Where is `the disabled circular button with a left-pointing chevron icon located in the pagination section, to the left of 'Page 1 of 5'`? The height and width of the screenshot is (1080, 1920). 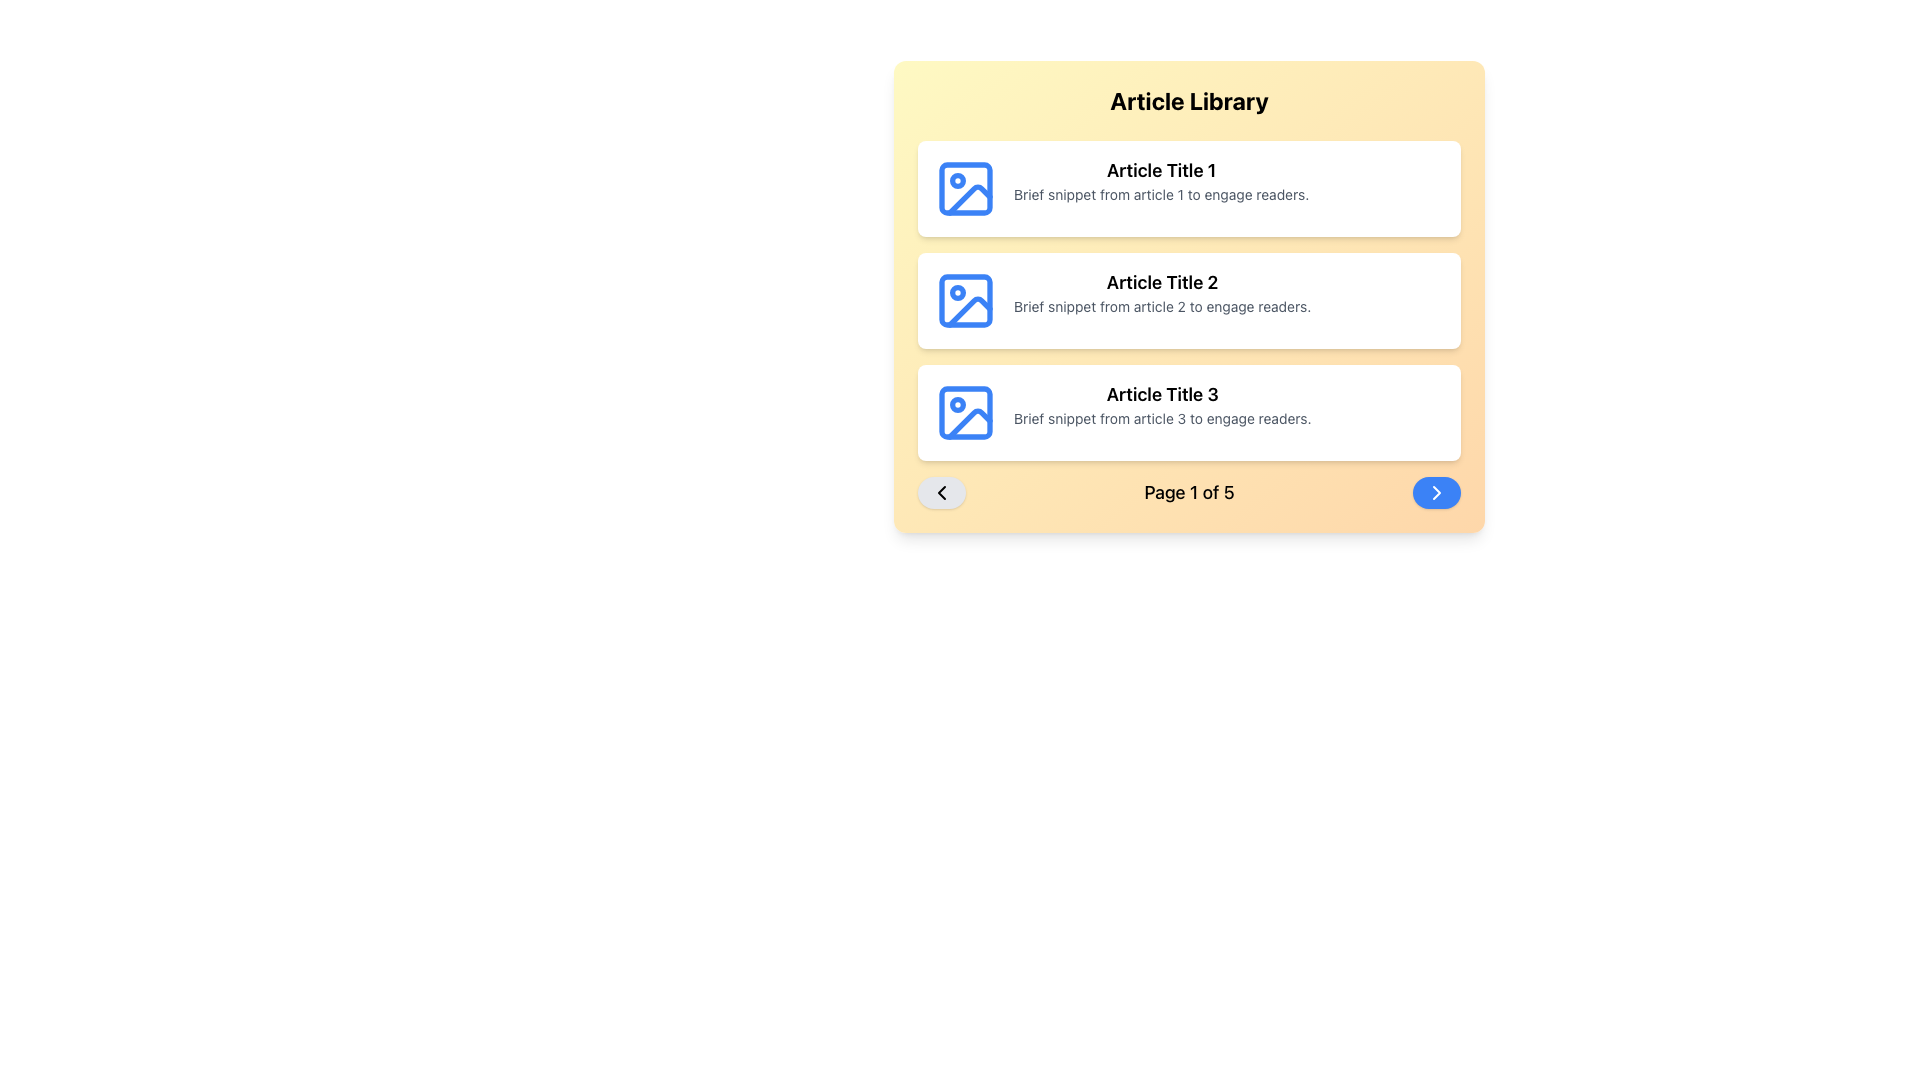 the disabled circular button with a left-pointing chevron icon located in the pagination section, to the left of 'Page 1 of 5' is located at coordinates (940, 493).